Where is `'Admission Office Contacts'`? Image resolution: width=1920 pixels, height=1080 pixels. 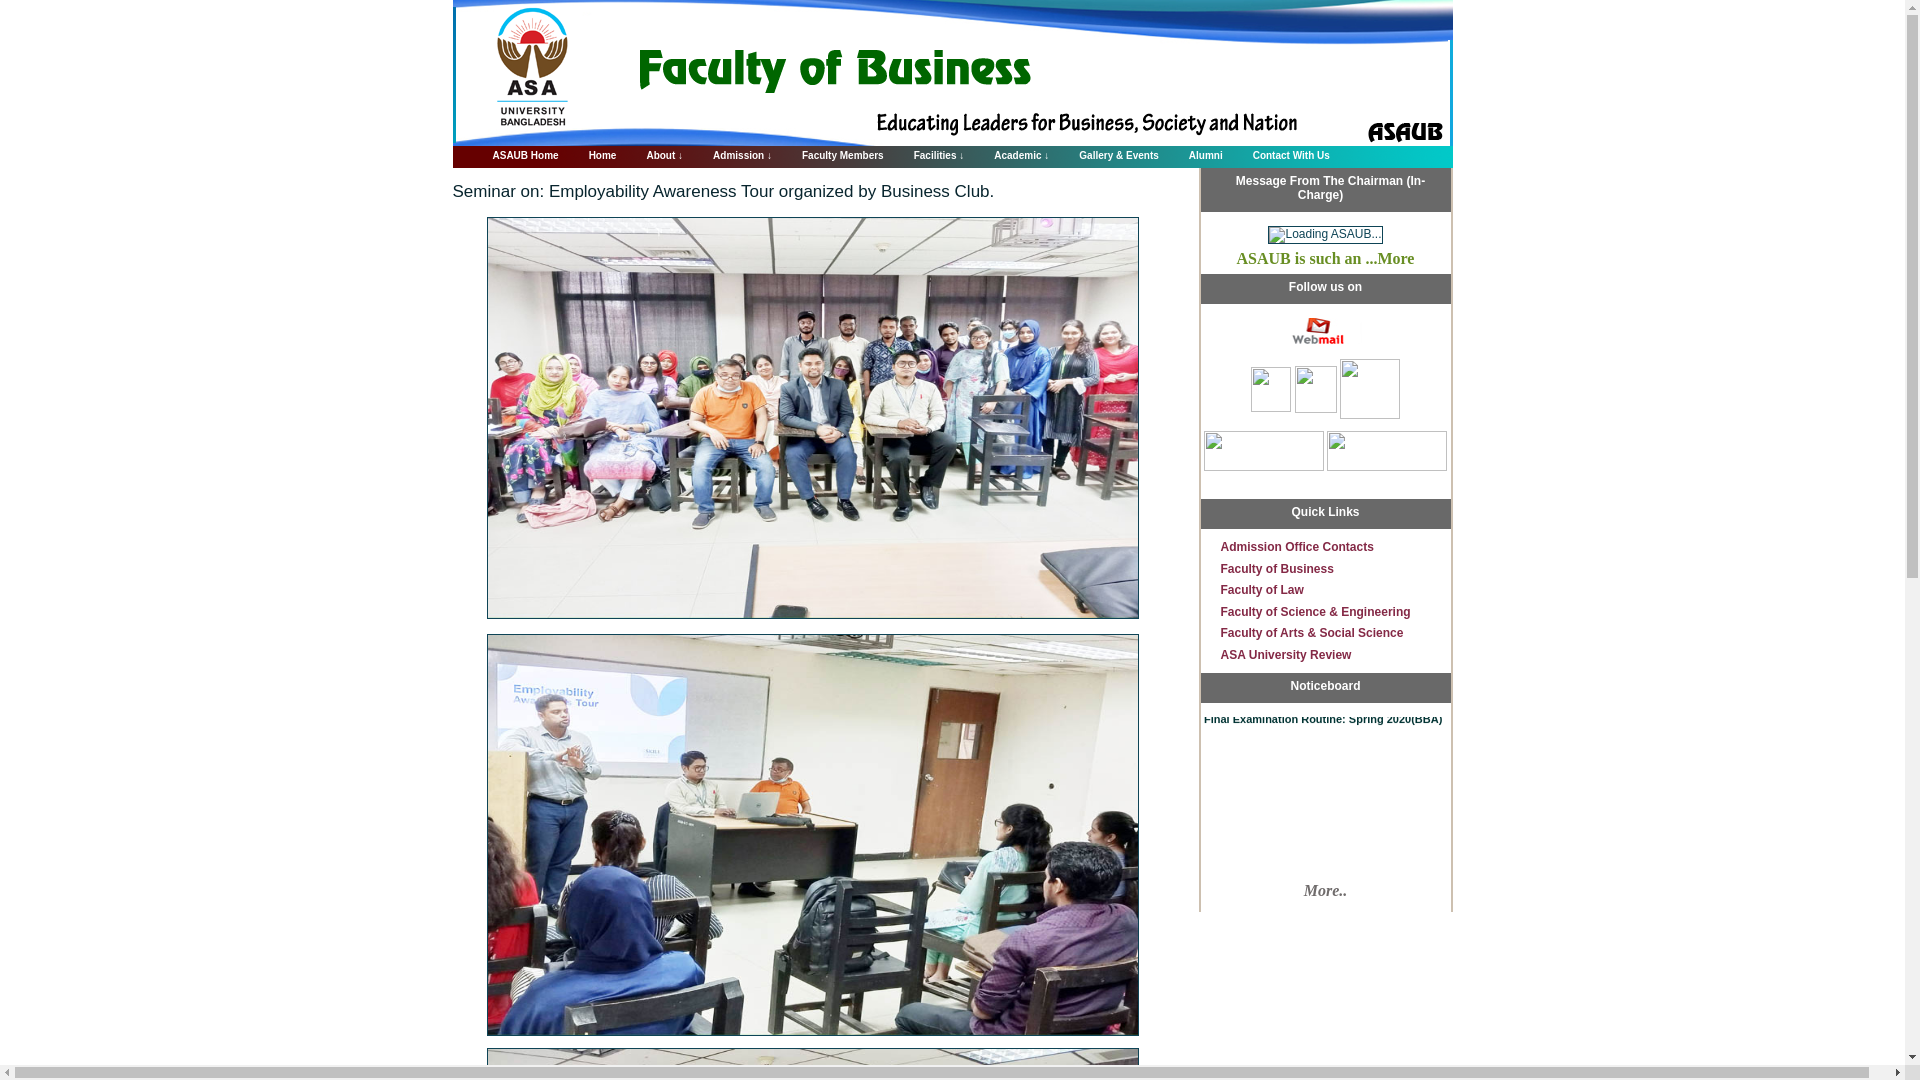
'Admission Office Contacts' is located at coordinates (1218, 547).